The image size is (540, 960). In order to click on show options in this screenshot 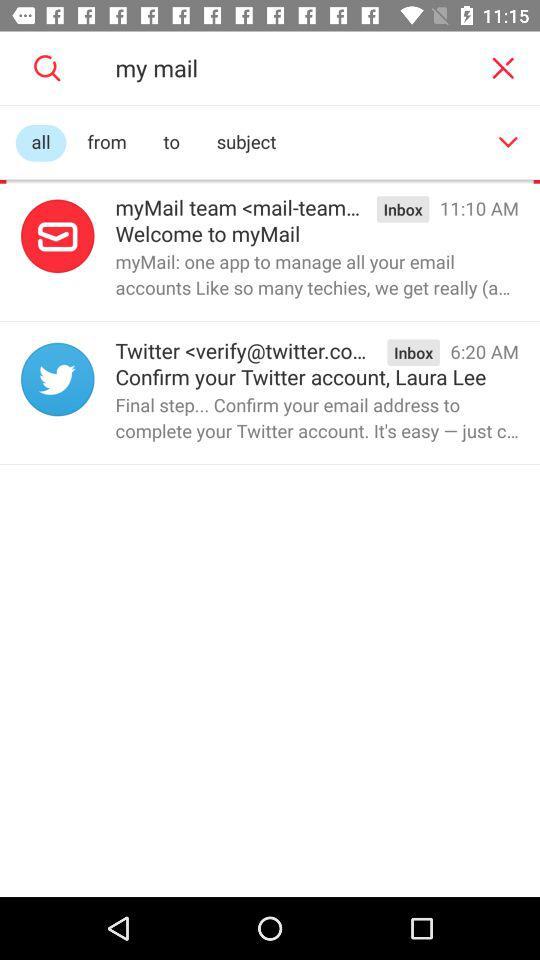, I will do `click(508, 141)`.